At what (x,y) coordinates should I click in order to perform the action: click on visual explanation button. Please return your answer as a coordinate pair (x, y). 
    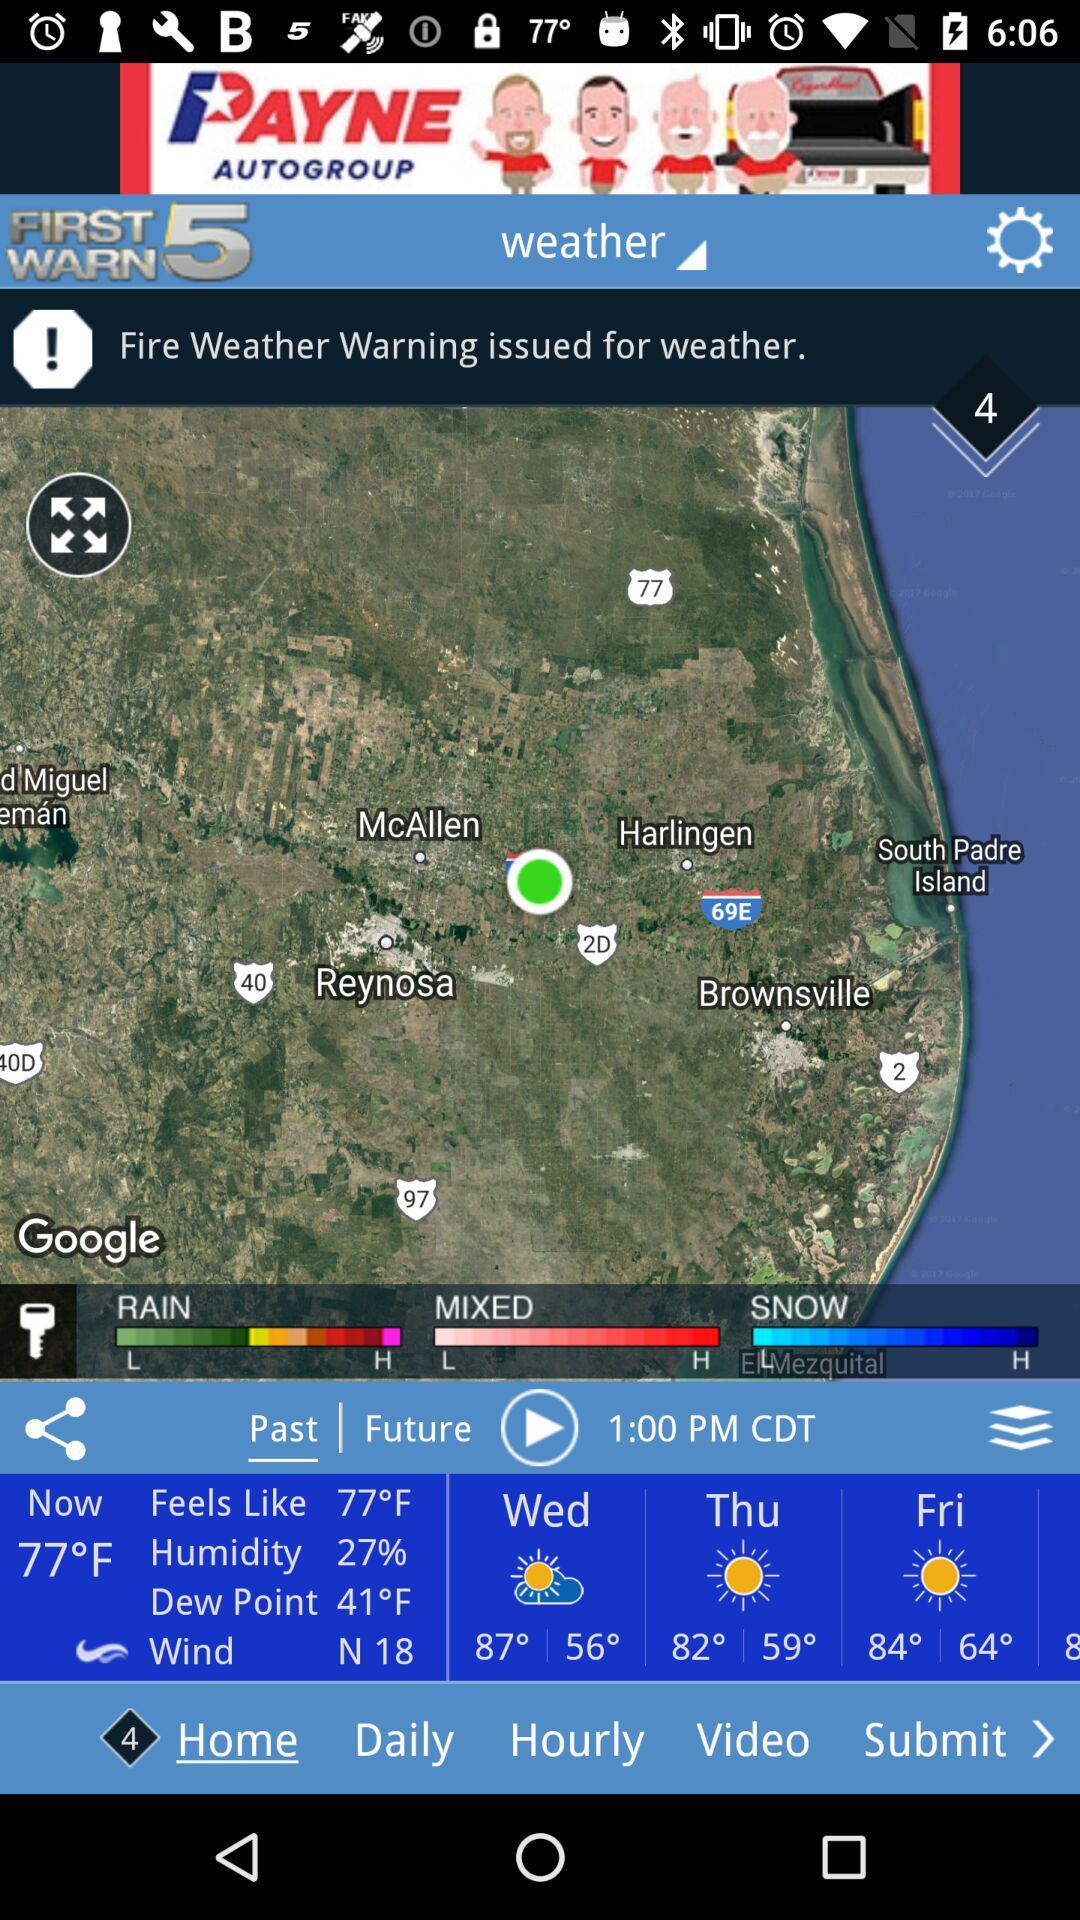
    Looking at the image, I should click on (1020, 1426).